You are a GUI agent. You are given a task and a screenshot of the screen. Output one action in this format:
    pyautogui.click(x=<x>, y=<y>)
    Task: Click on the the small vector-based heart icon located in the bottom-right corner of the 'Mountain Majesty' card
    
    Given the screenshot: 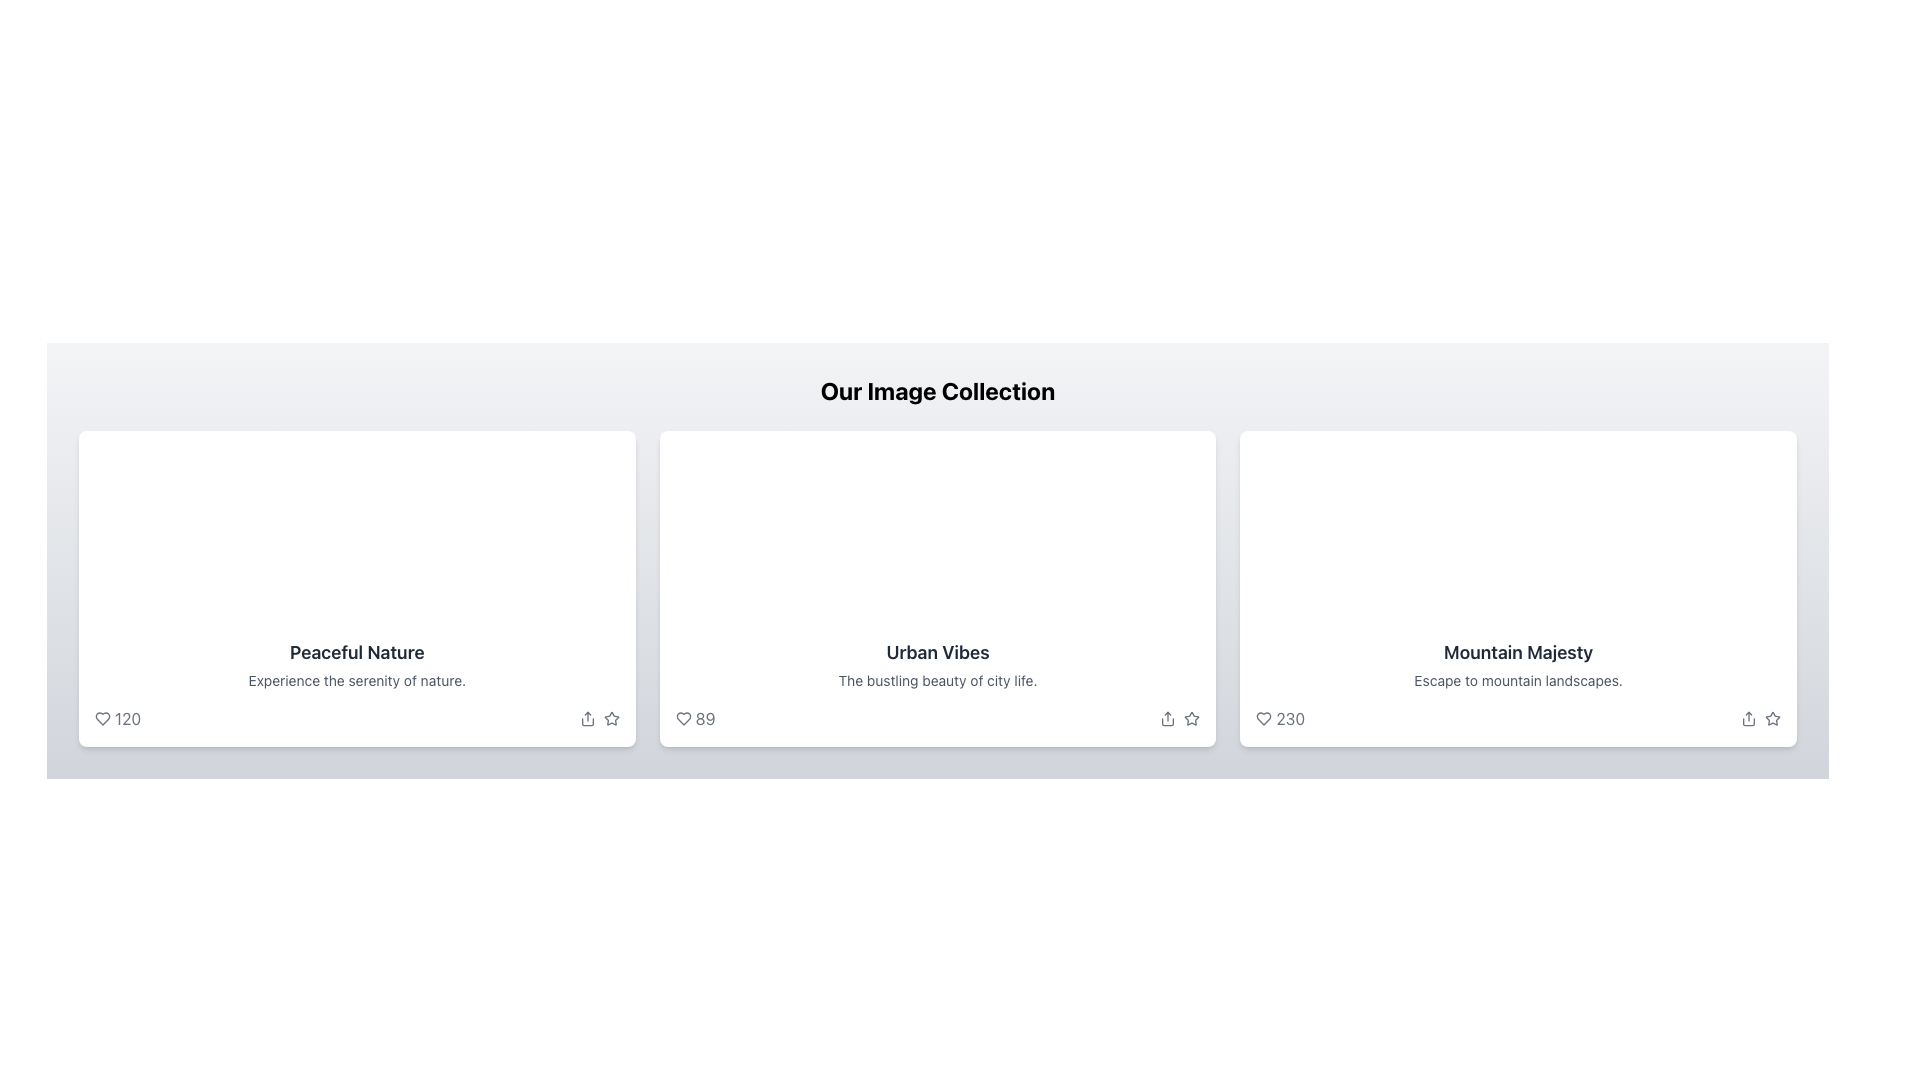 What is the action you would take?
    pyautogui.click(x=1263, y=717)
    